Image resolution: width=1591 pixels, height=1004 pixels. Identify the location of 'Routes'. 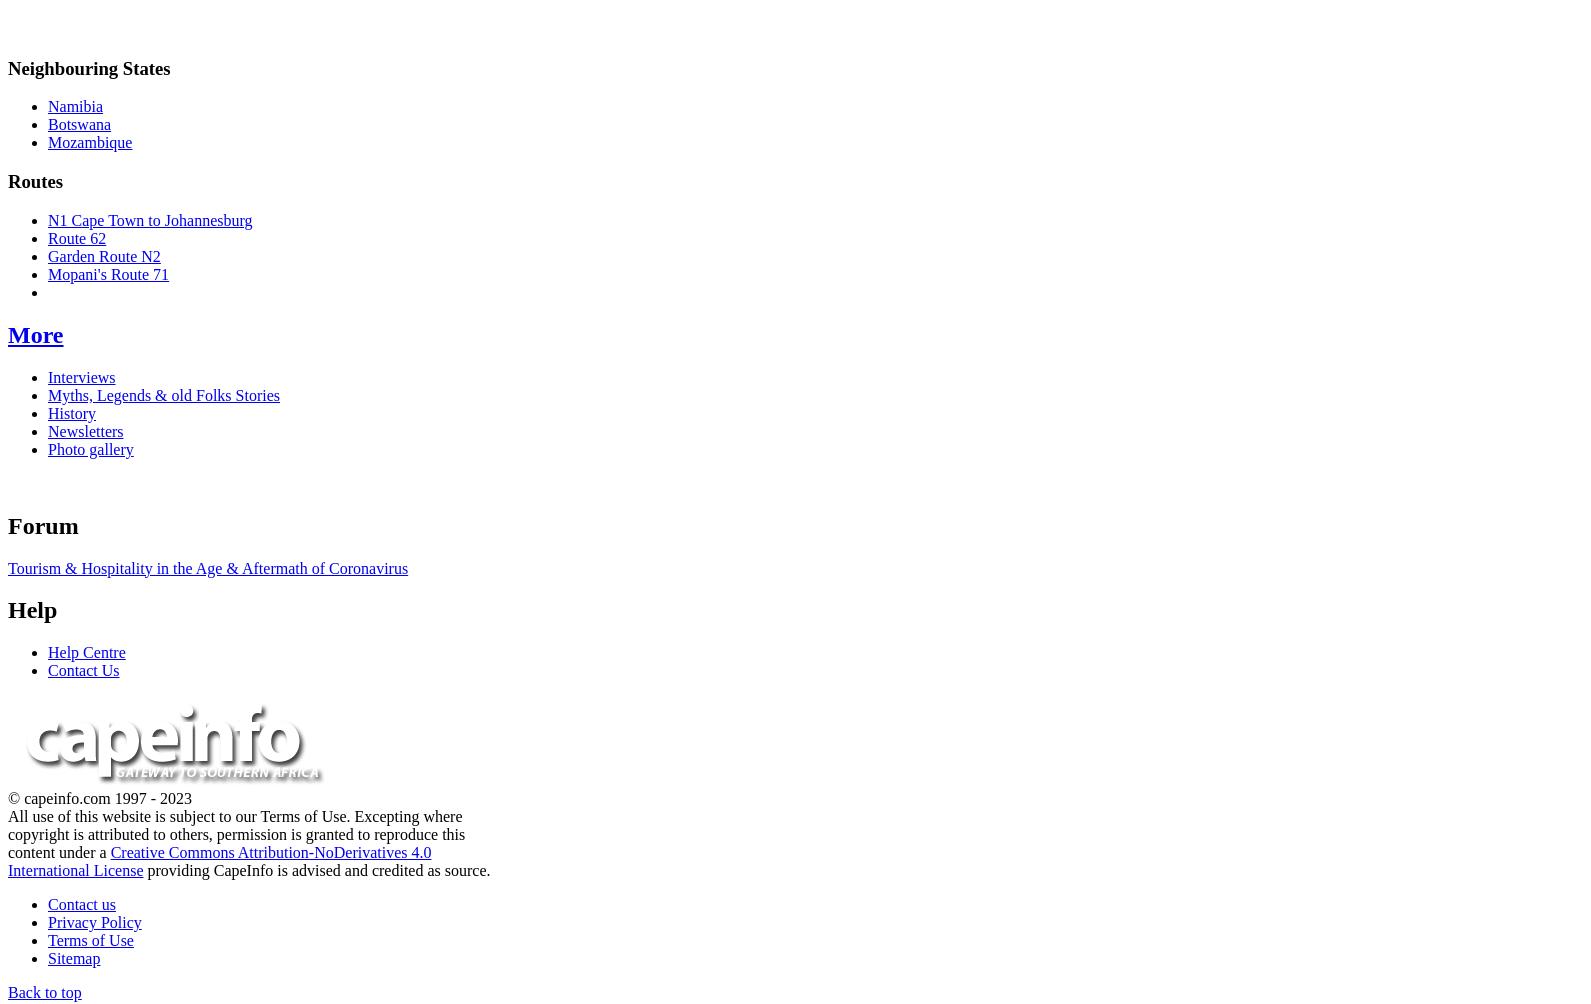
(35, 180).